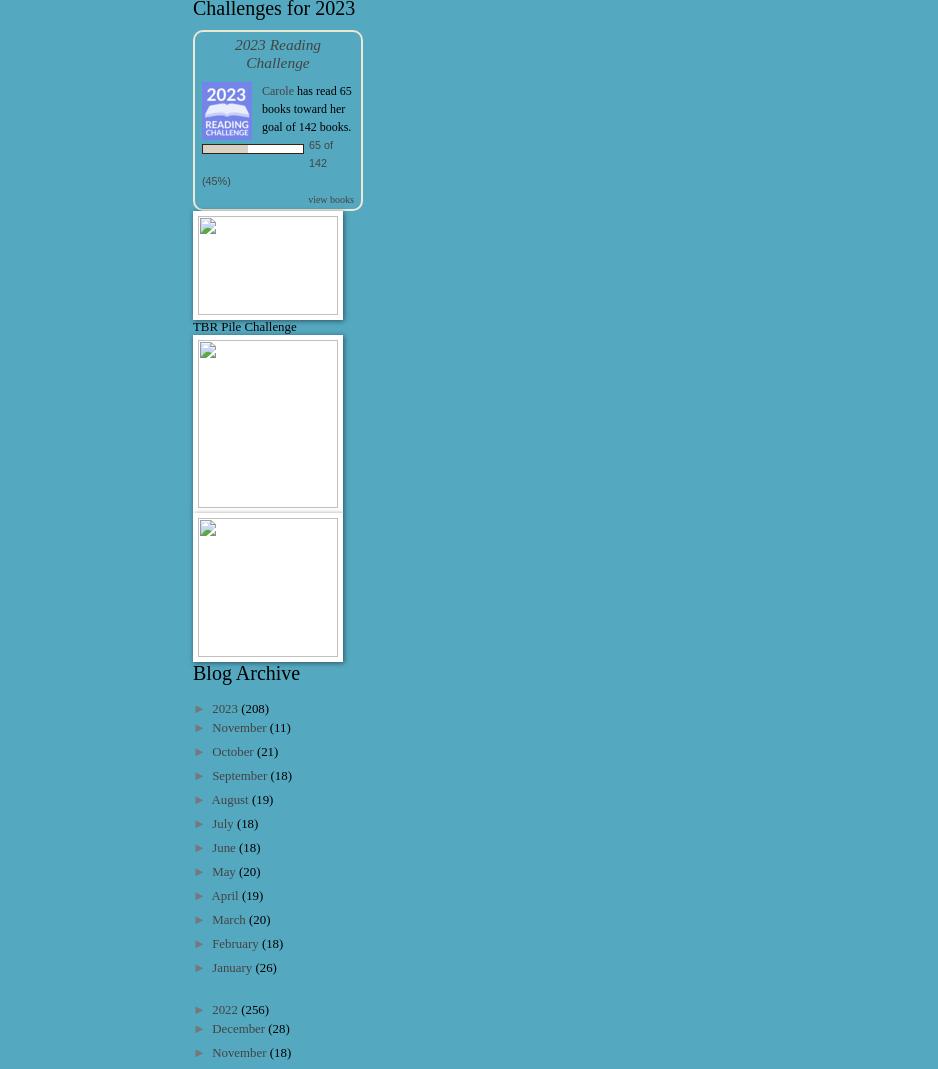 This screenshot has height=1069, width=938. Describe the element at coordinates (226, 1009) in the screenshot. I see `'2022'` at that location.